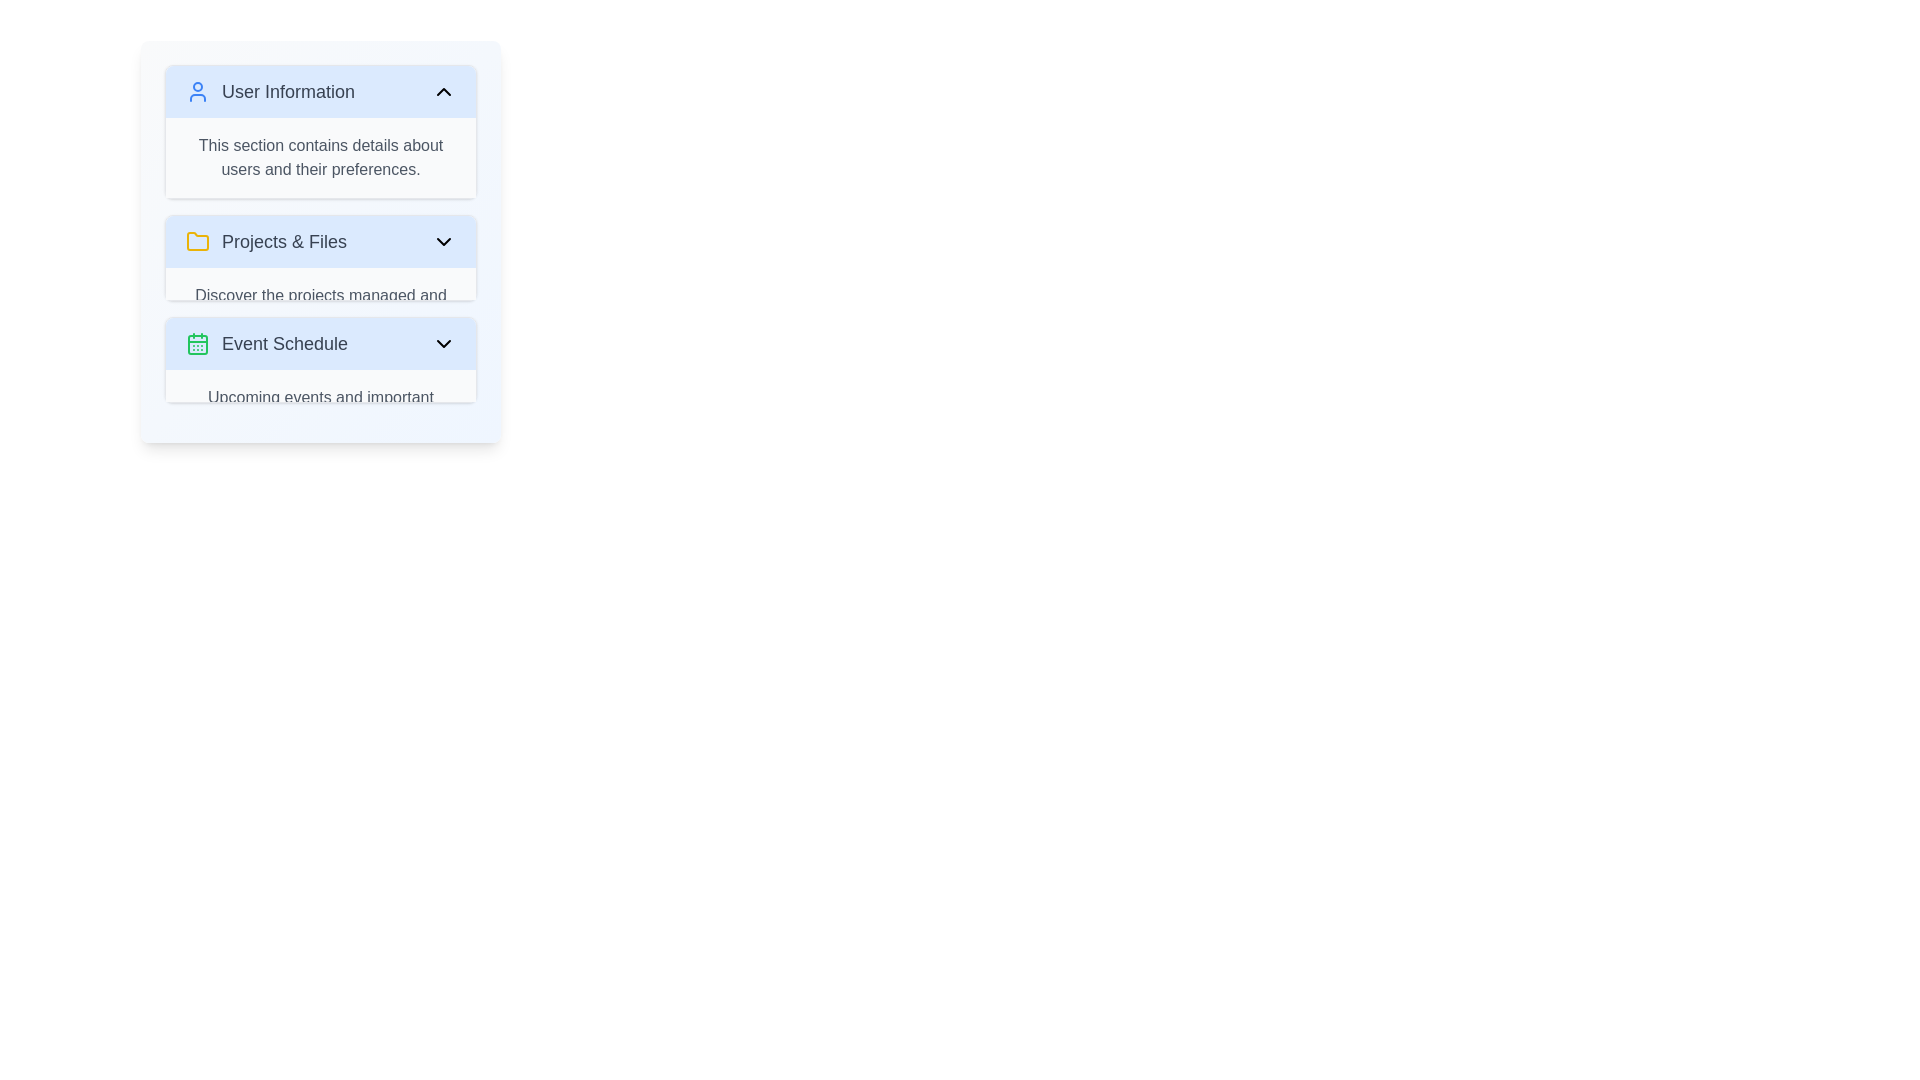 This screenshot has width=1920, height=1080. Describe the element at coordinates (321, 92) in the screenshot. I see `the 'User Information' toggle header` at that location.